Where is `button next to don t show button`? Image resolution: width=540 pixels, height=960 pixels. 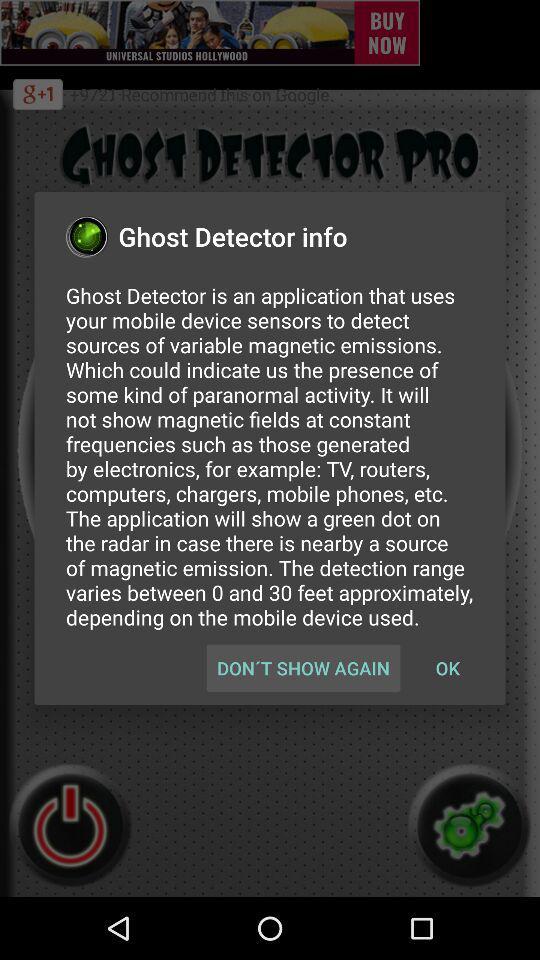 button next to don t show button is located at coordinates (447, 668).